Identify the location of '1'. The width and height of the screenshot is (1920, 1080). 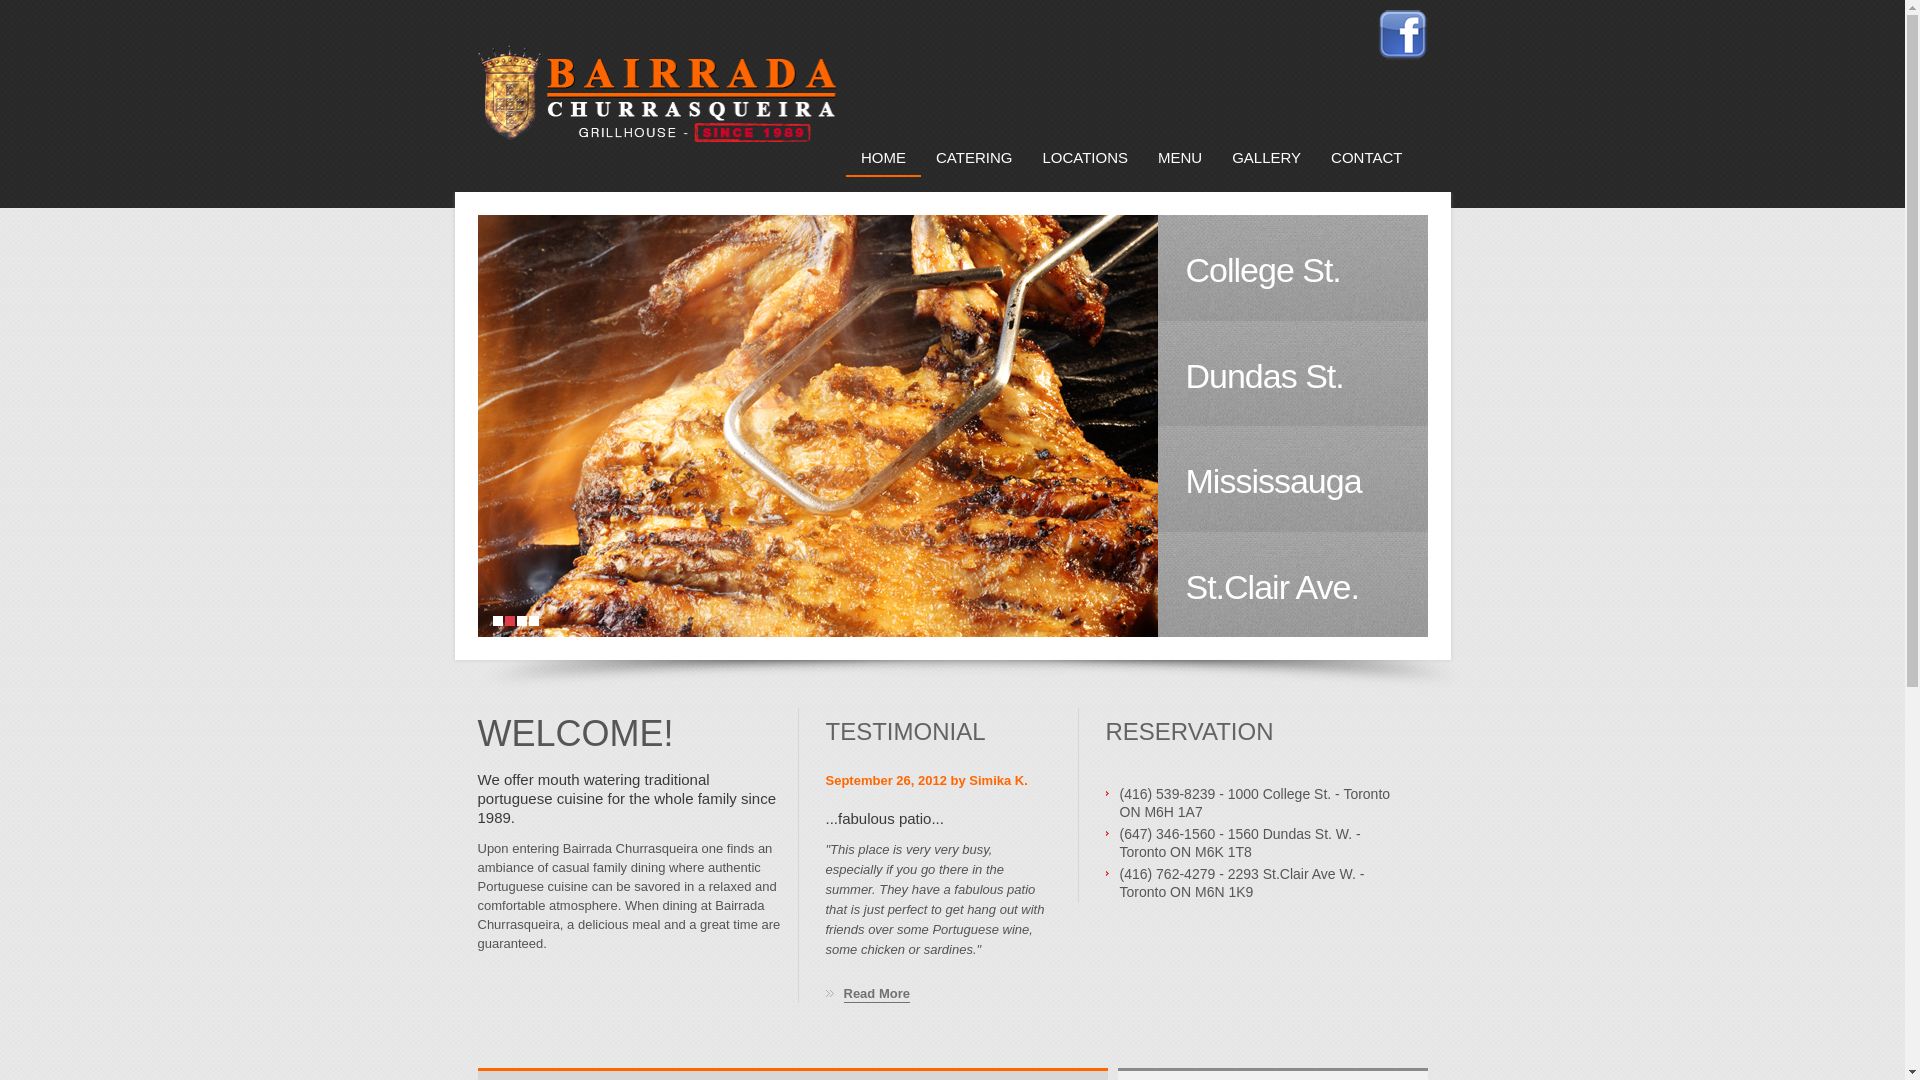
(497, 620).